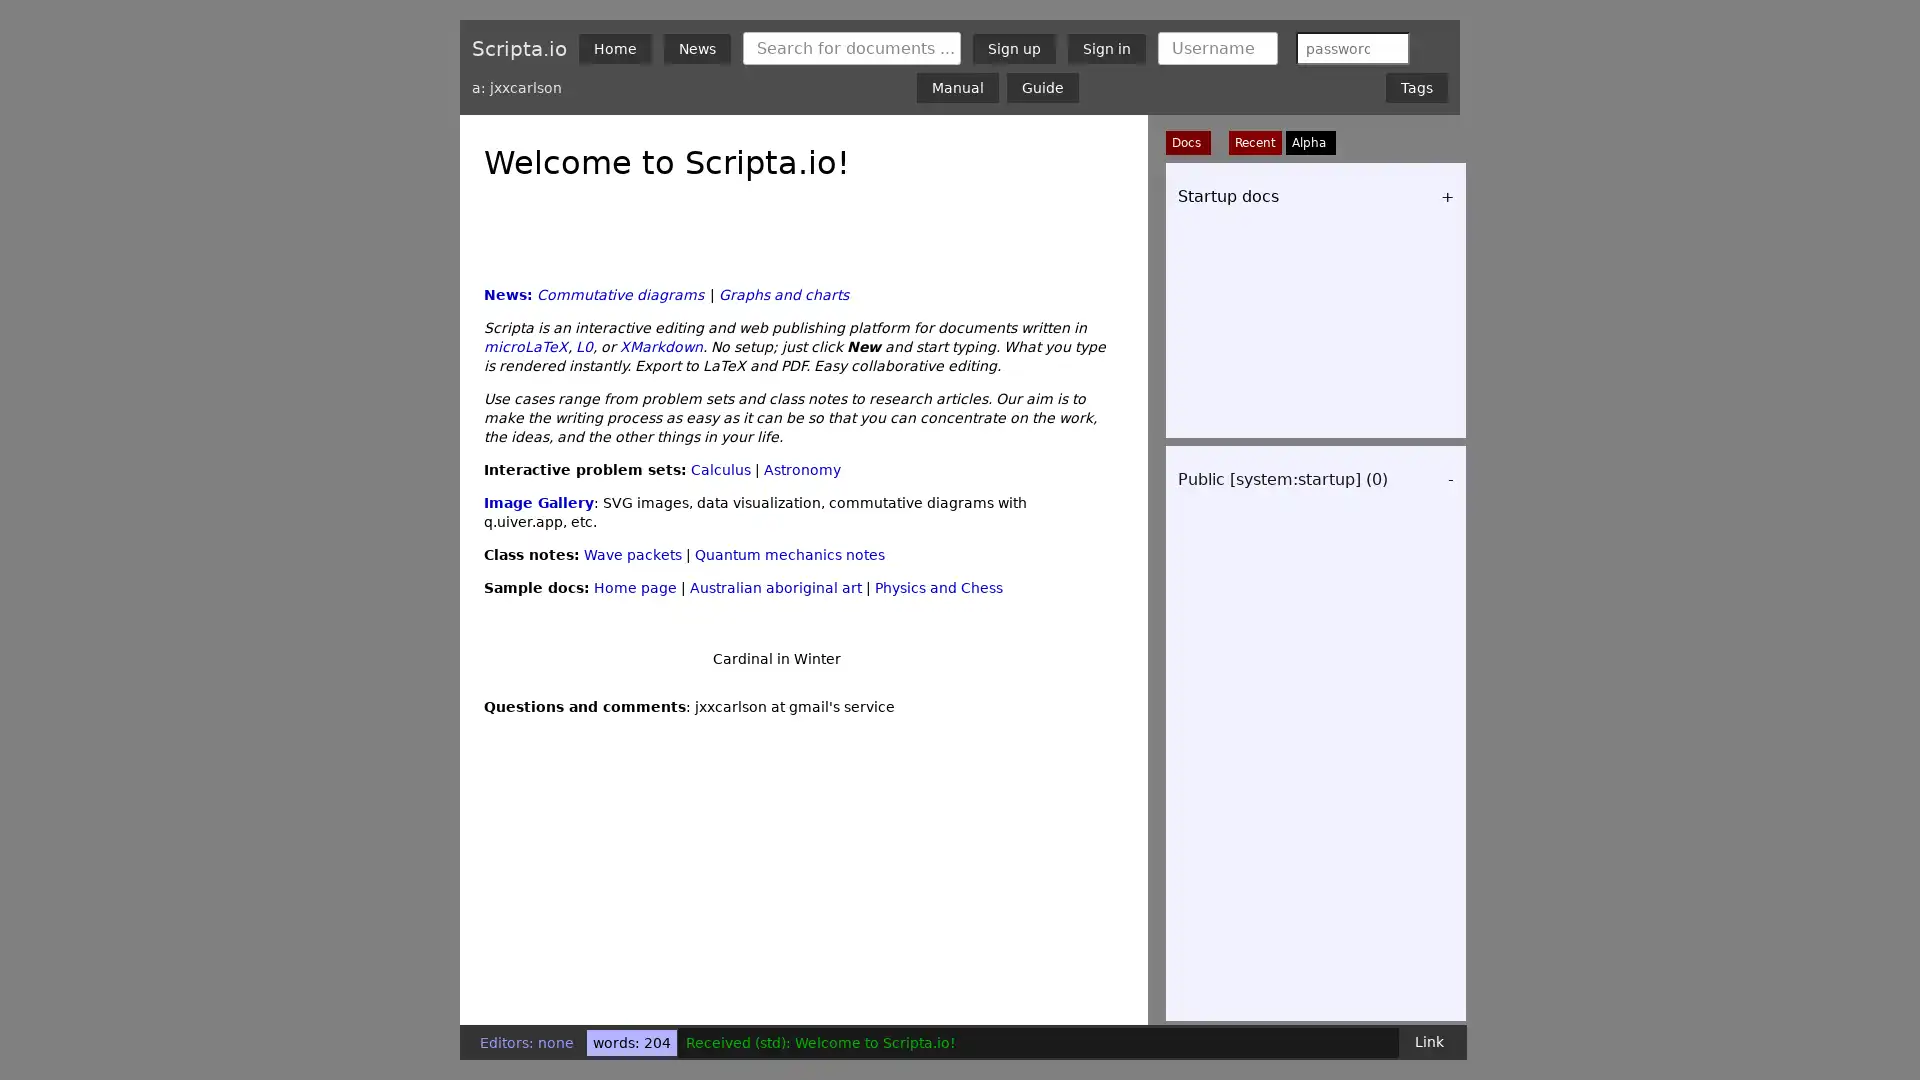 This screenshot has width=1920, height=1080. Describe the element at coordinates (775, 743) in the screenshot. I see `Australian aboriginal art` at that location.